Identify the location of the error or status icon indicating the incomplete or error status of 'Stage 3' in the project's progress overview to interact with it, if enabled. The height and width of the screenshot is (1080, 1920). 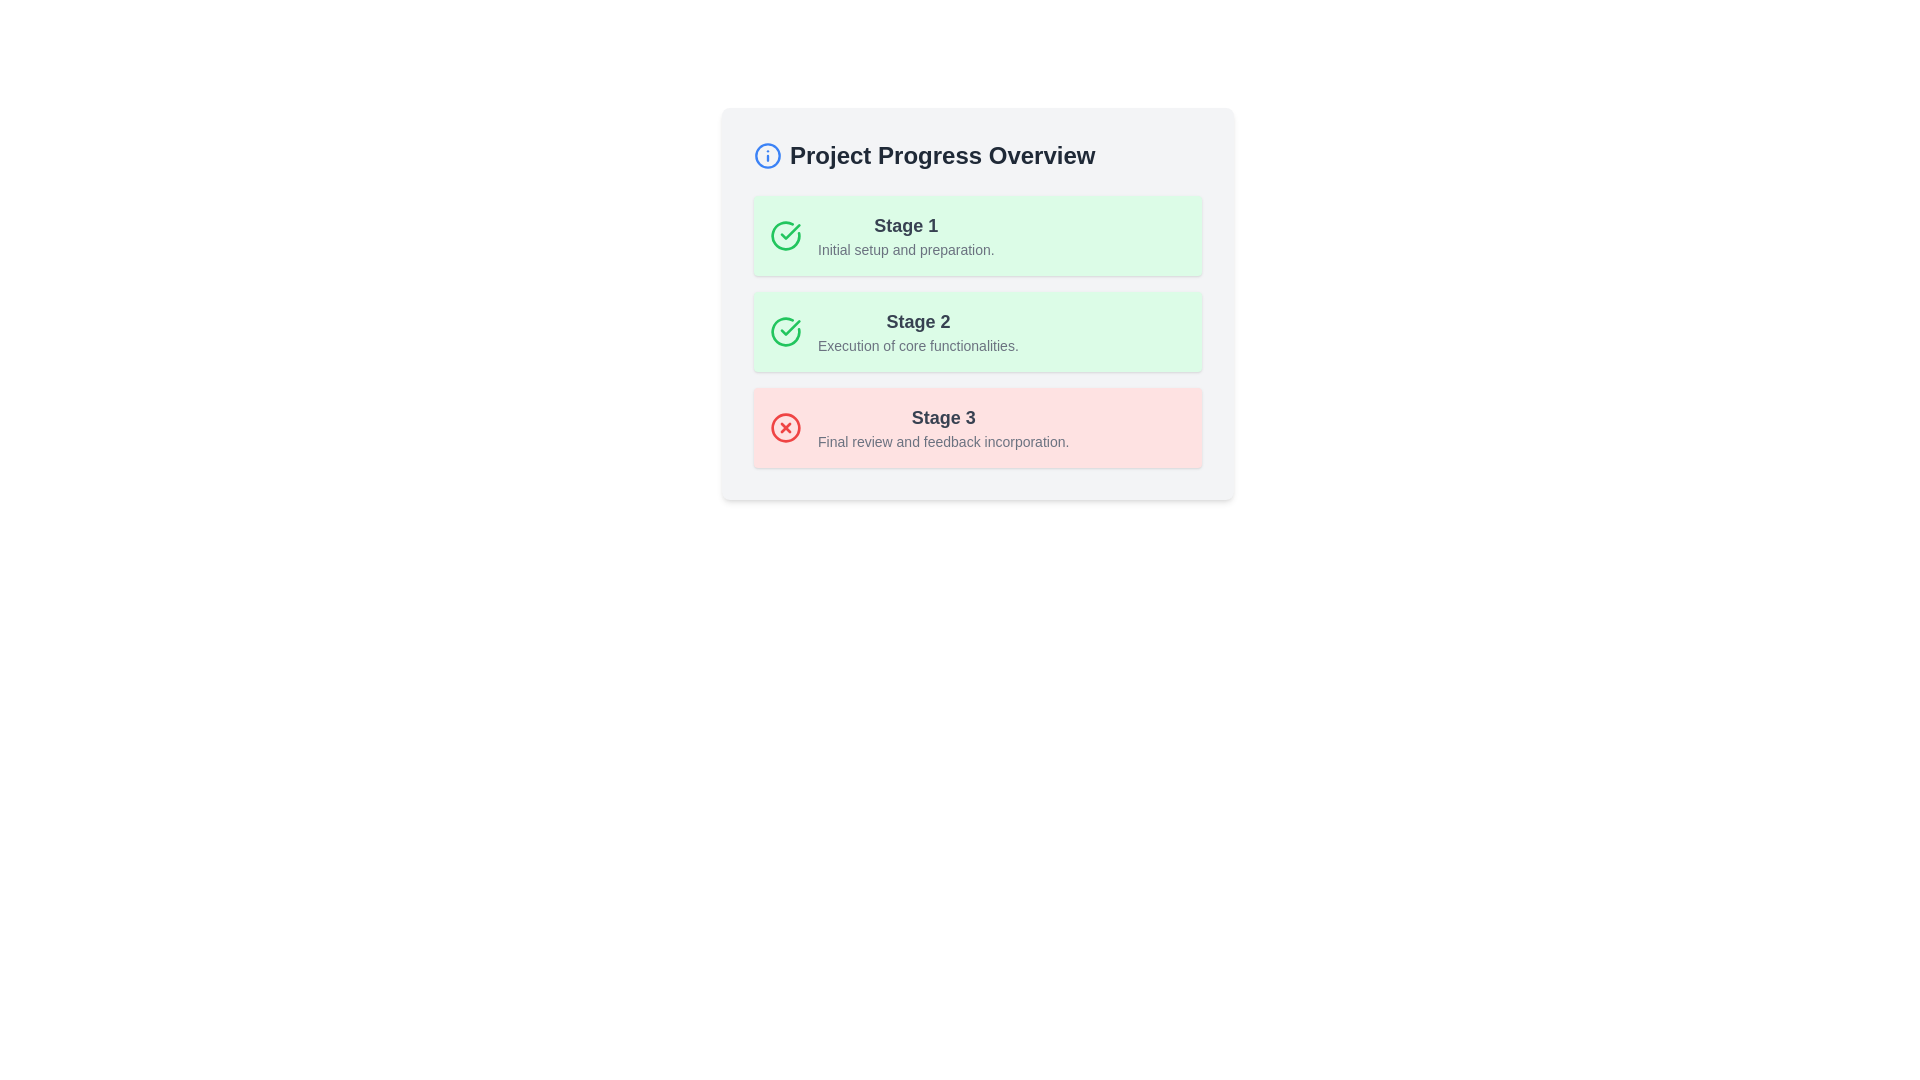
(785, 427).